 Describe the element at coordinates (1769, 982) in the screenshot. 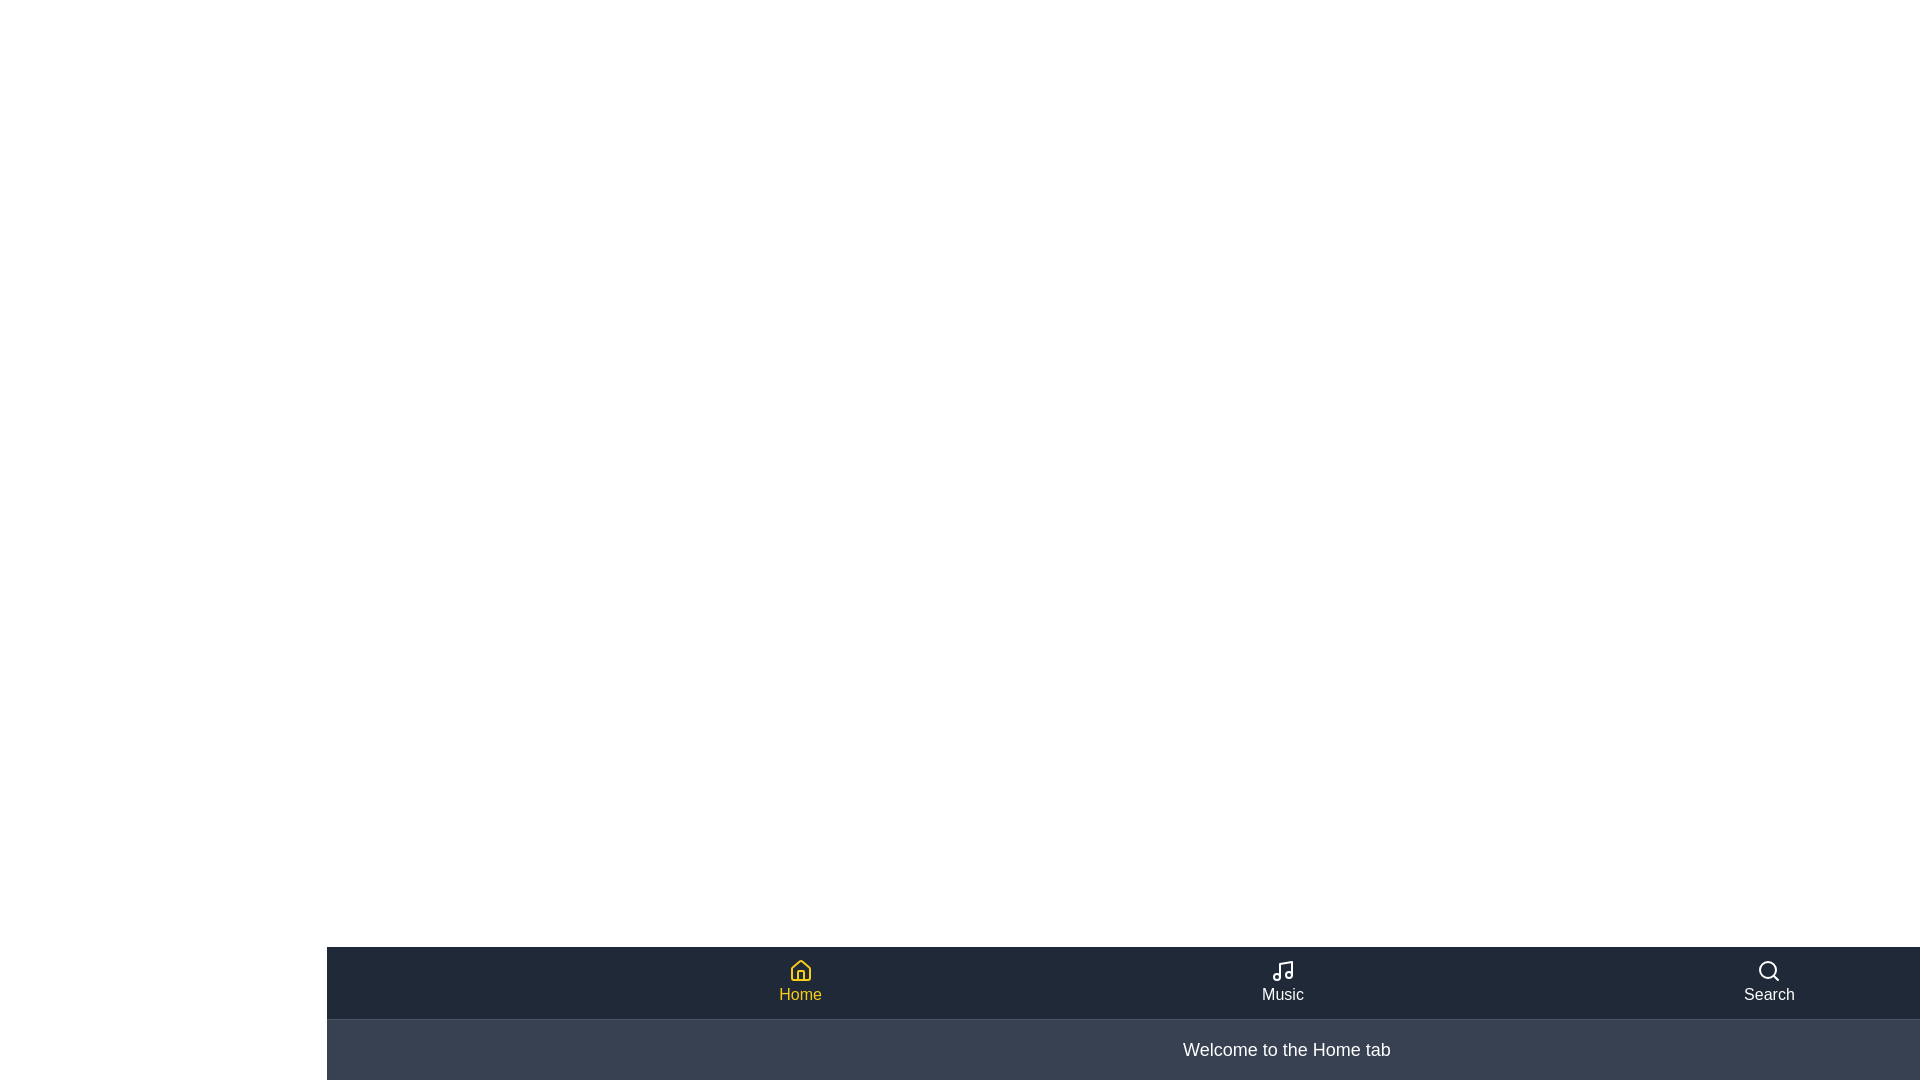

I see `the Search tab to view its hover state` at that location.